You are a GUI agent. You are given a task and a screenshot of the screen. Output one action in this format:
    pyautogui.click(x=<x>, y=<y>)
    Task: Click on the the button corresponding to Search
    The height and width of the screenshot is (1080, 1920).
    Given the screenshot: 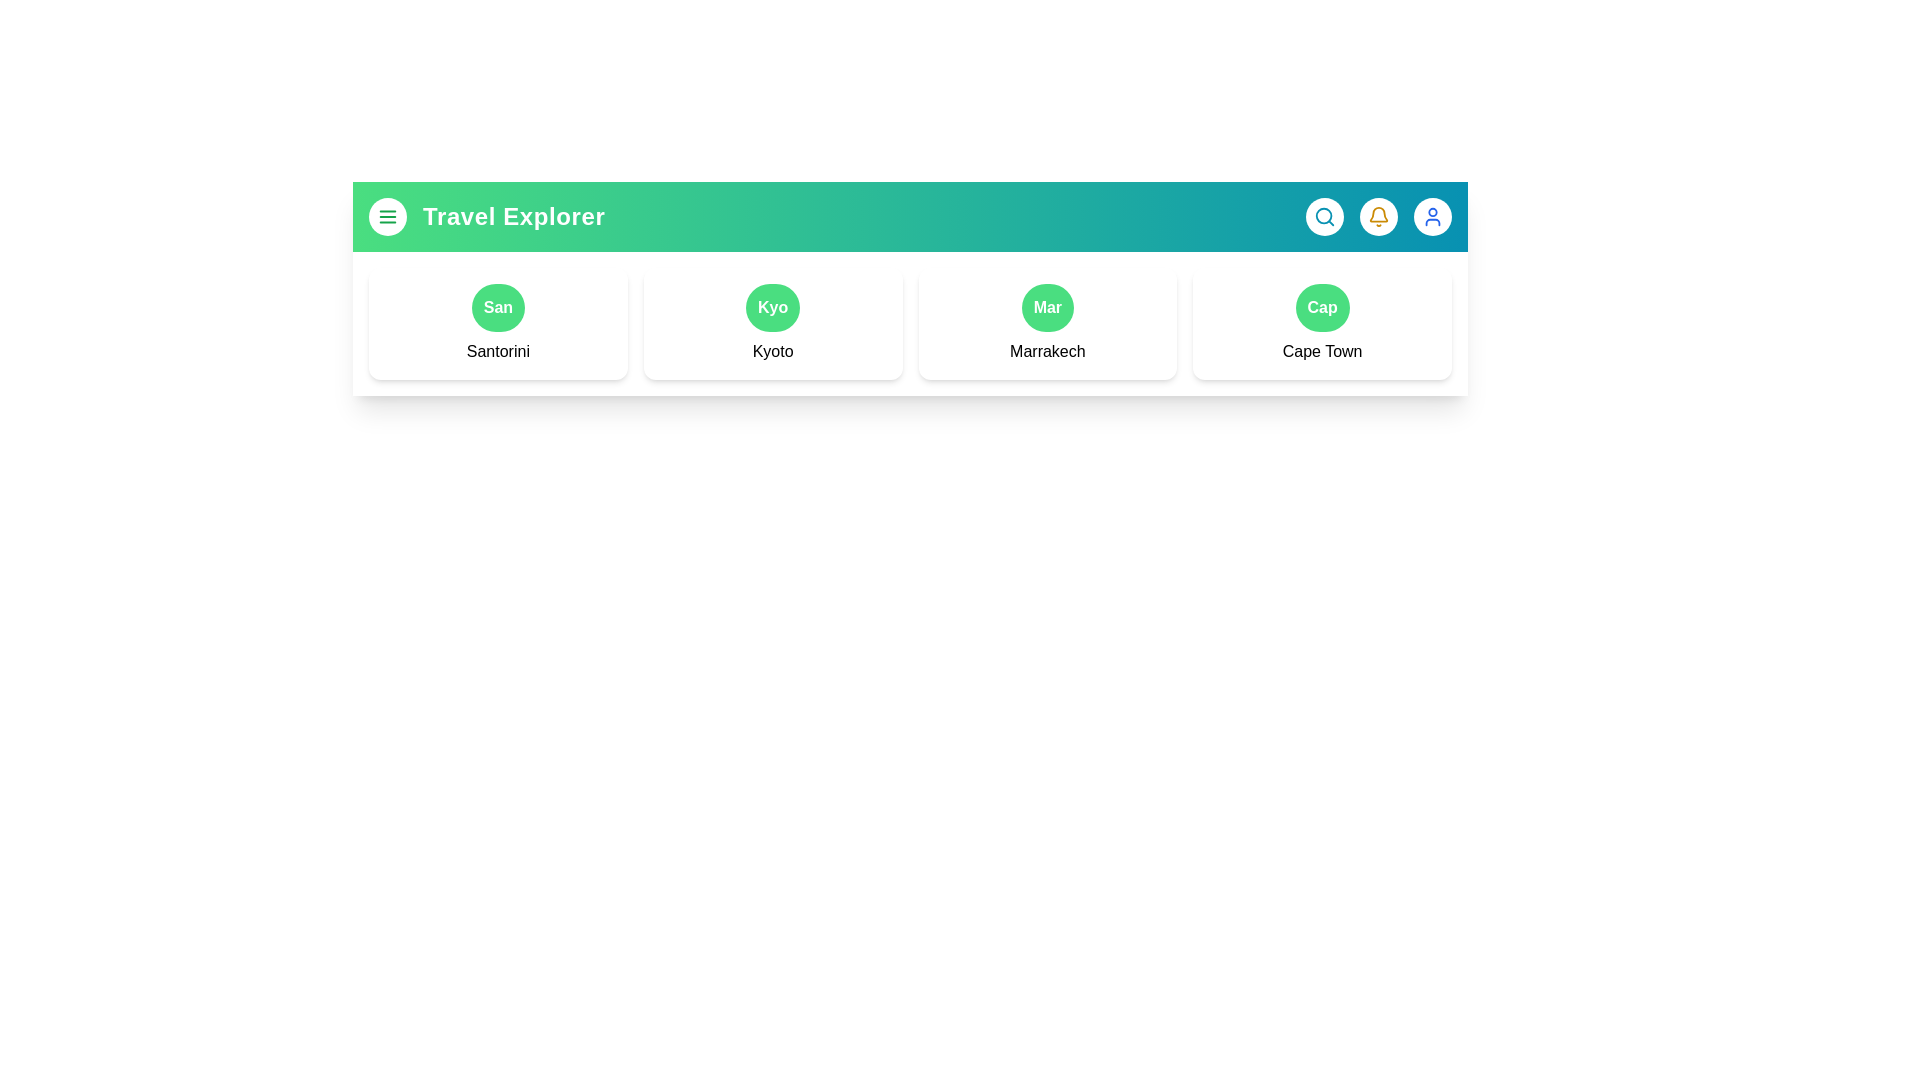 What is the action you would take?
    pyautogui.click(x=1324, y=216)
    